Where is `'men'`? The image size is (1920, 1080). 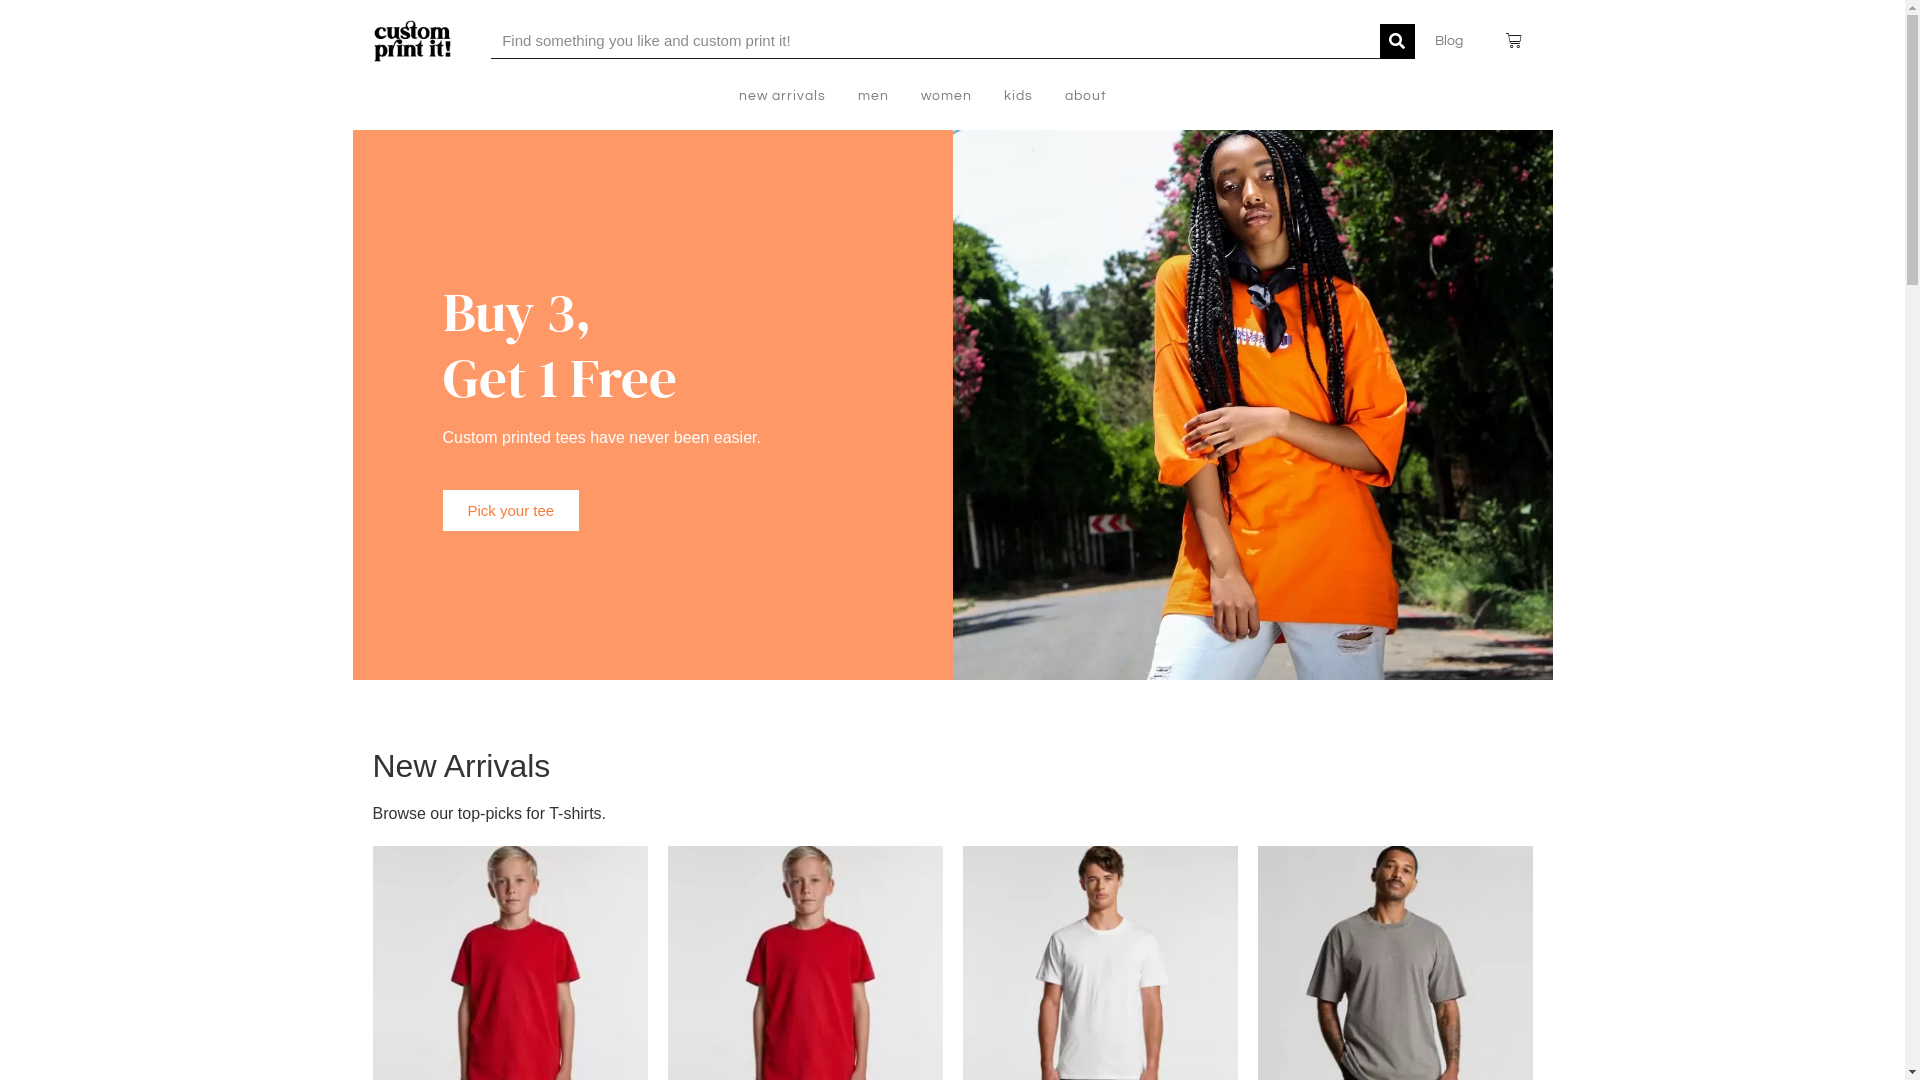
'men' is located at coordinates (858, 96).